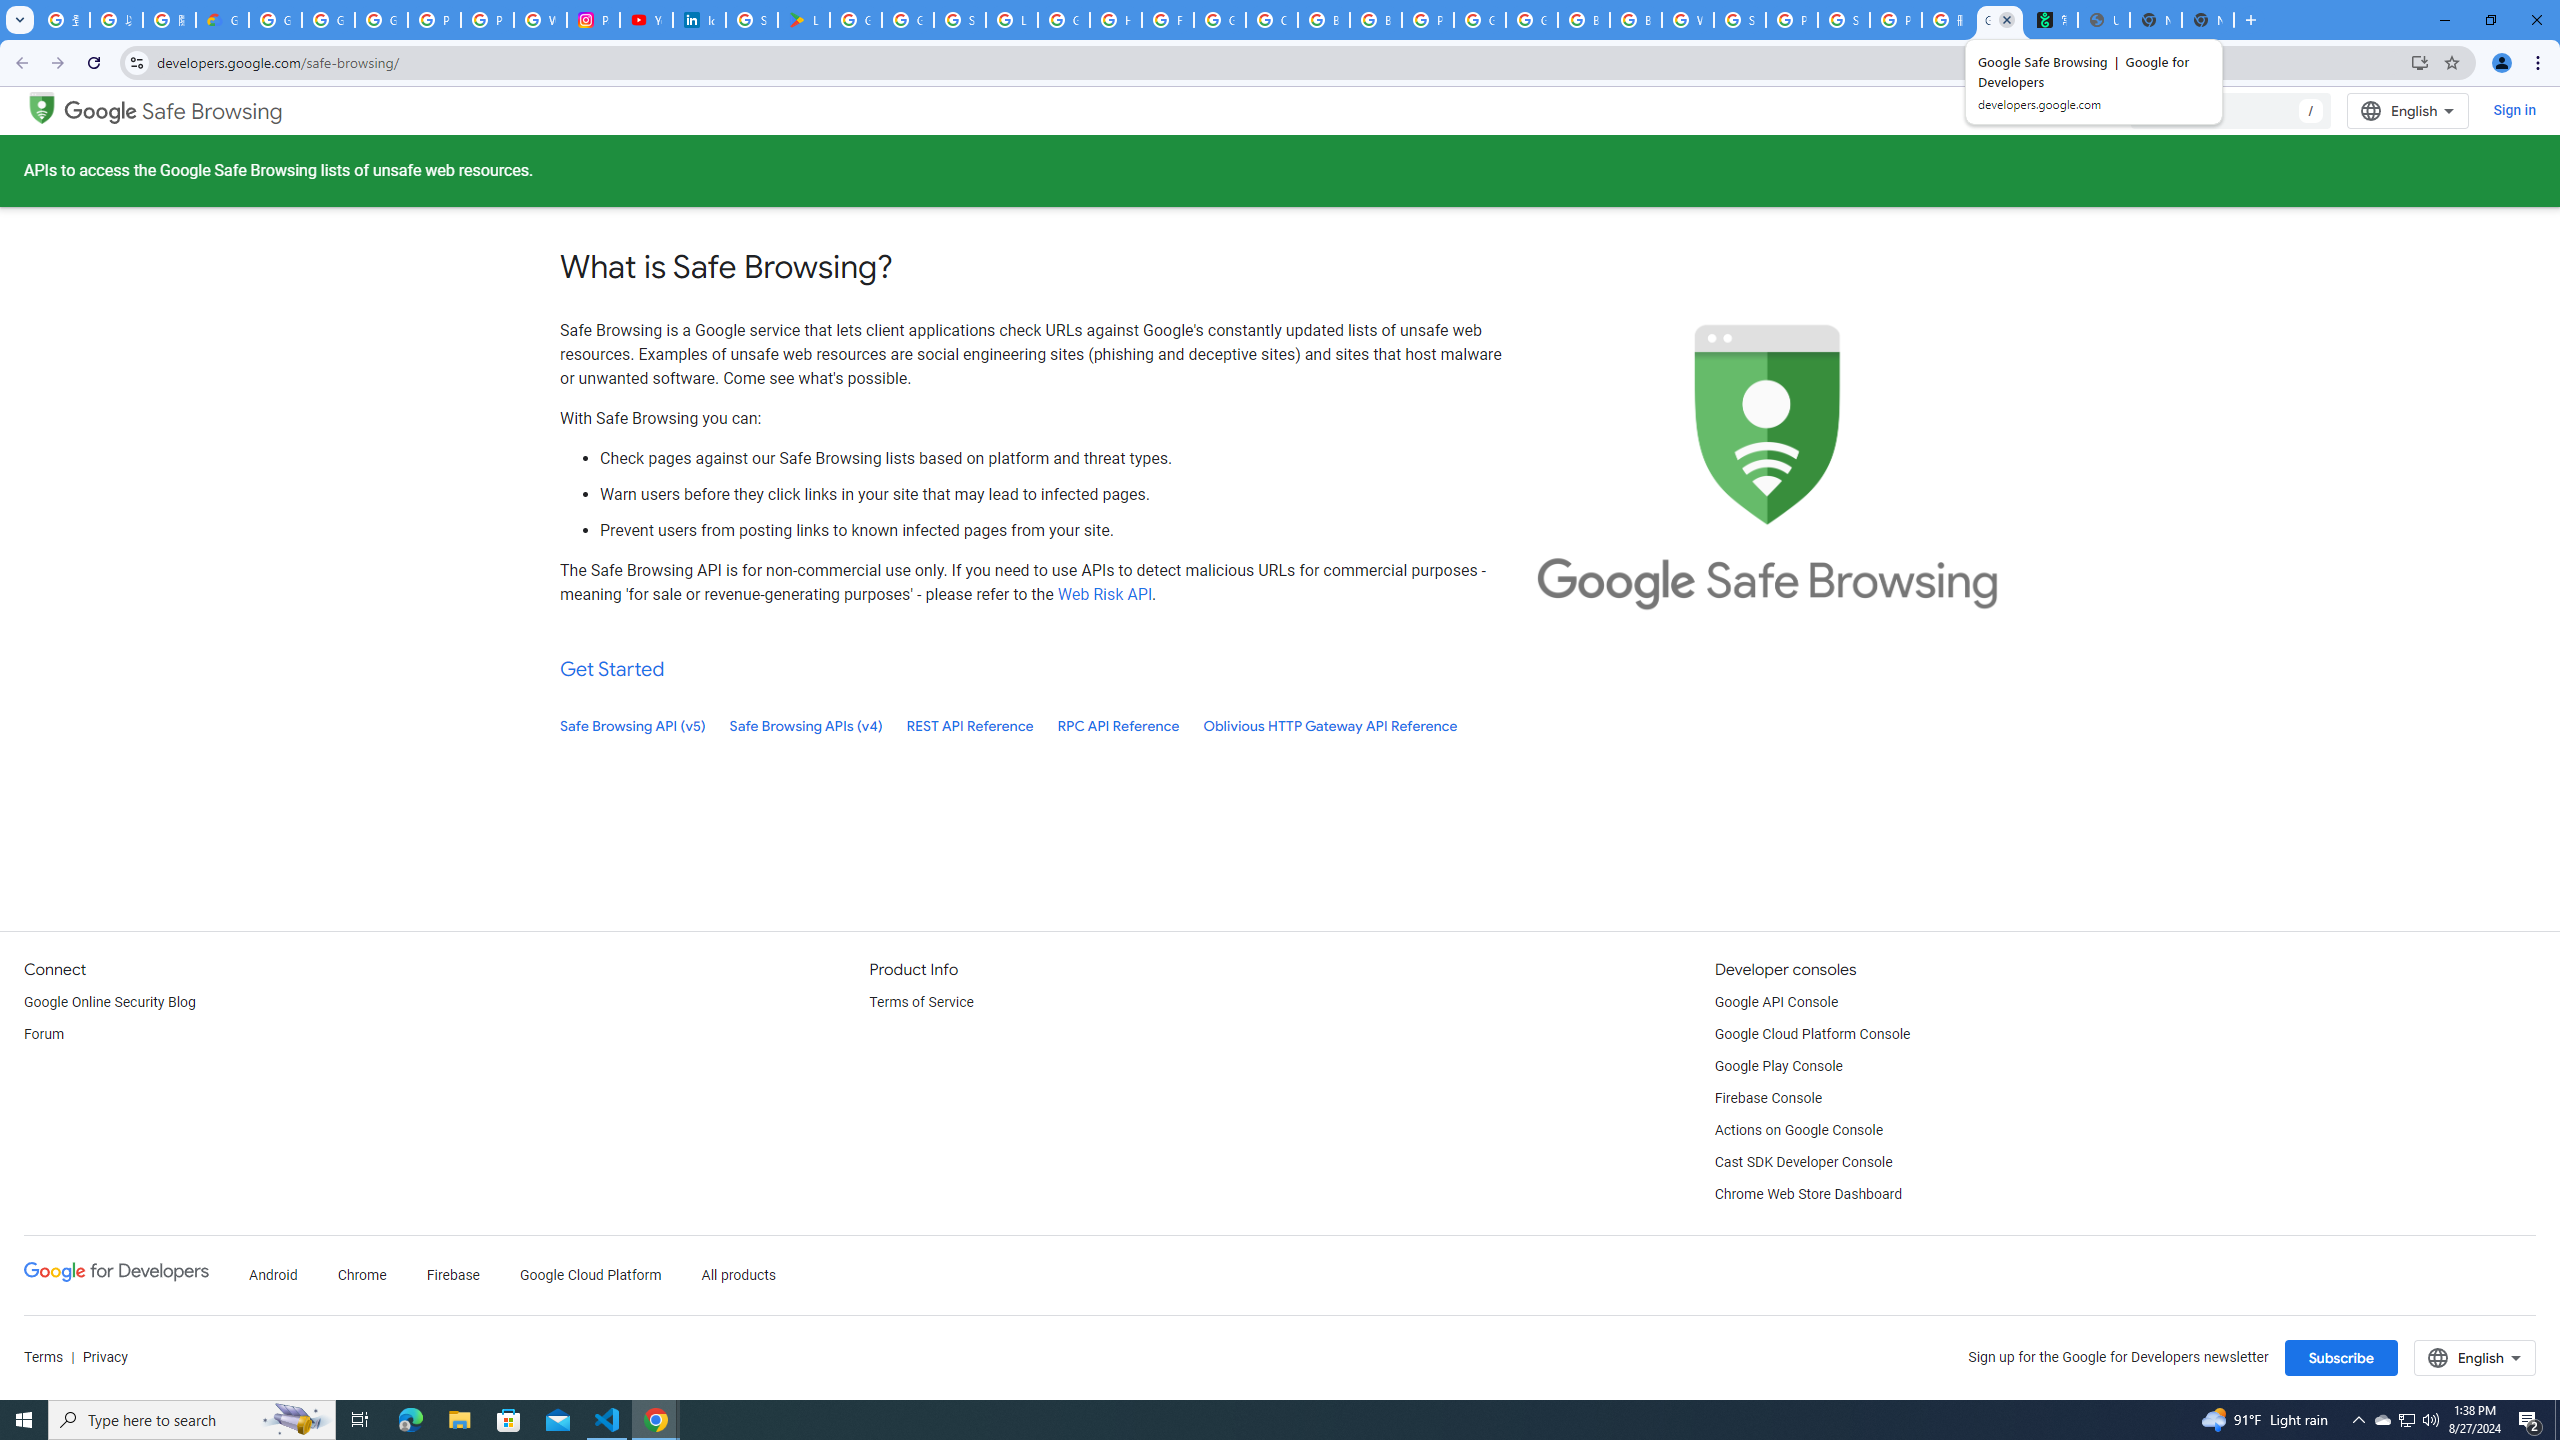  I want to click on 'Google Cloud Platform', so click(591, 1275).